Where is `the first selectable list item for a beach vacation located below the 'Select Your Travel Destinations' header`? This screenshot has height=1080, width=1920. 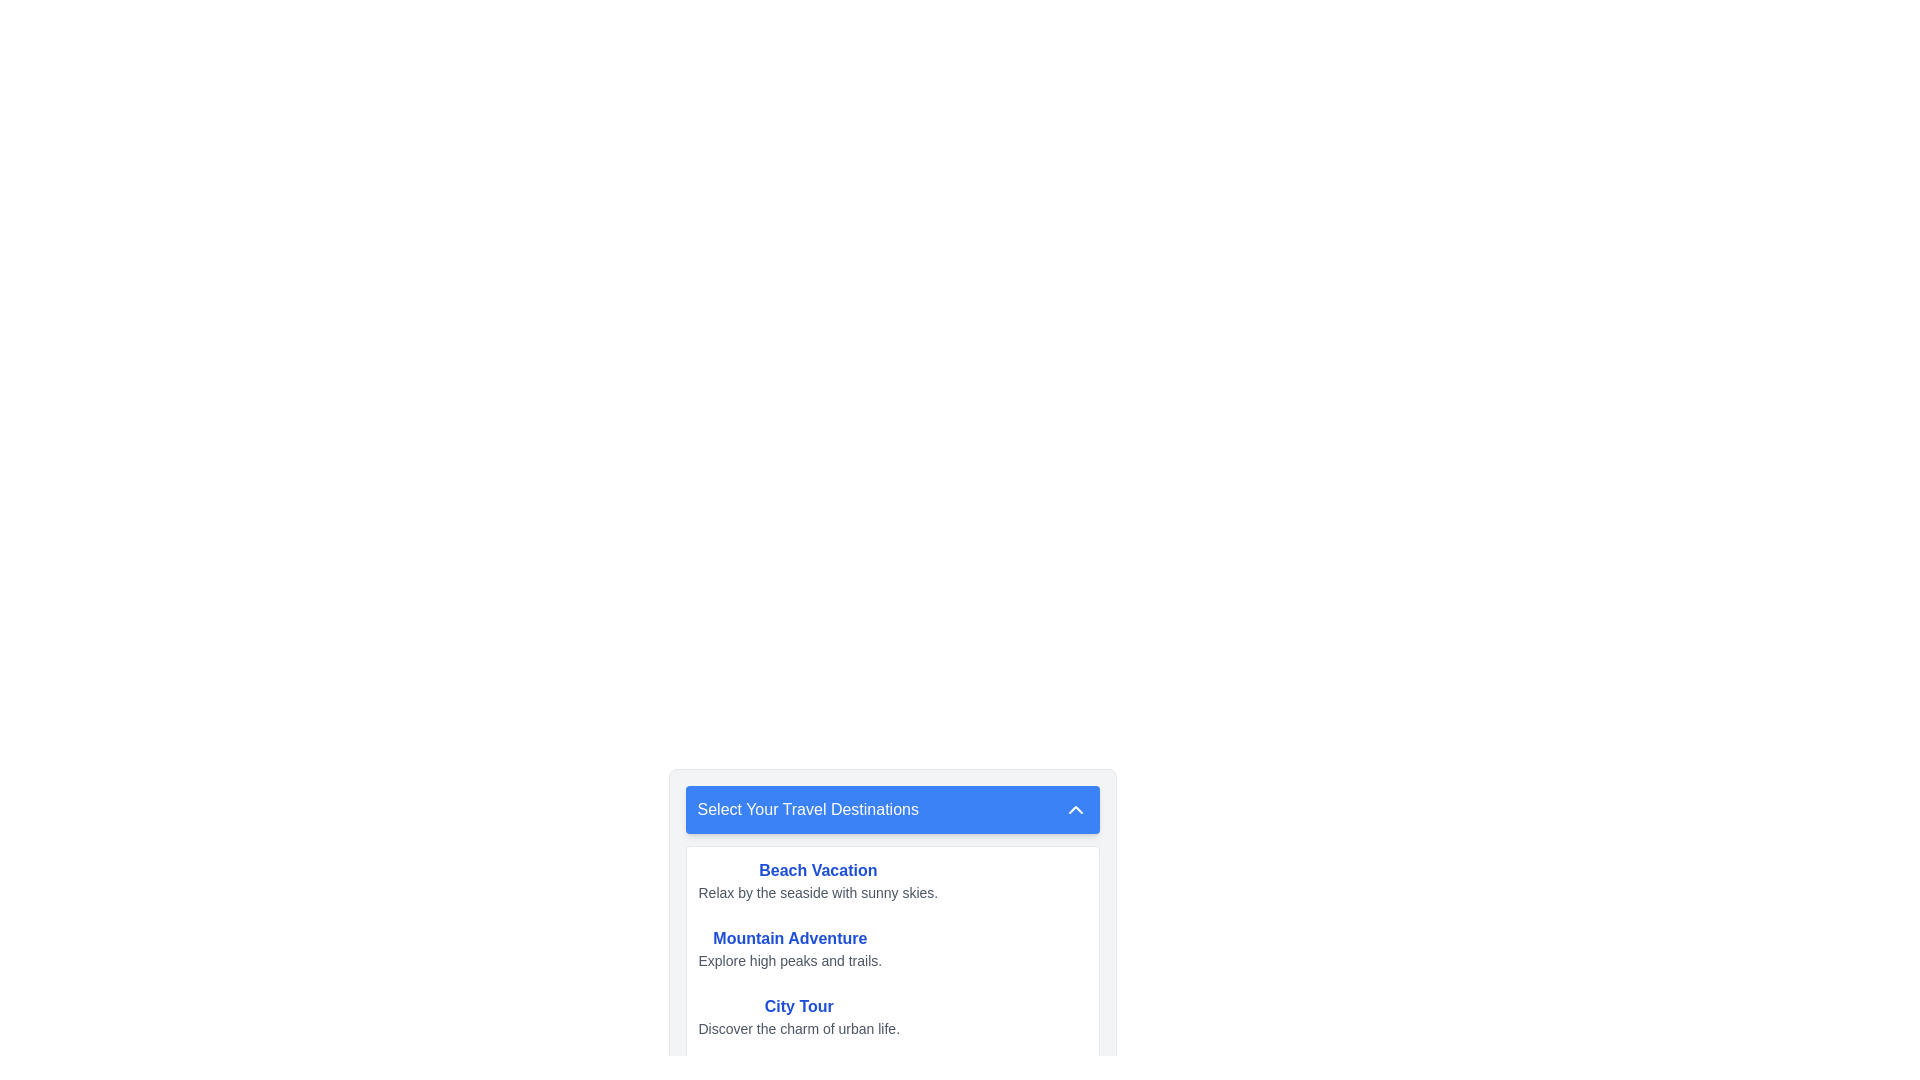 the first selectable list item for a beach vacation located below the 'Select Your Travel Destinations' header is located at coordinates (891, 879).